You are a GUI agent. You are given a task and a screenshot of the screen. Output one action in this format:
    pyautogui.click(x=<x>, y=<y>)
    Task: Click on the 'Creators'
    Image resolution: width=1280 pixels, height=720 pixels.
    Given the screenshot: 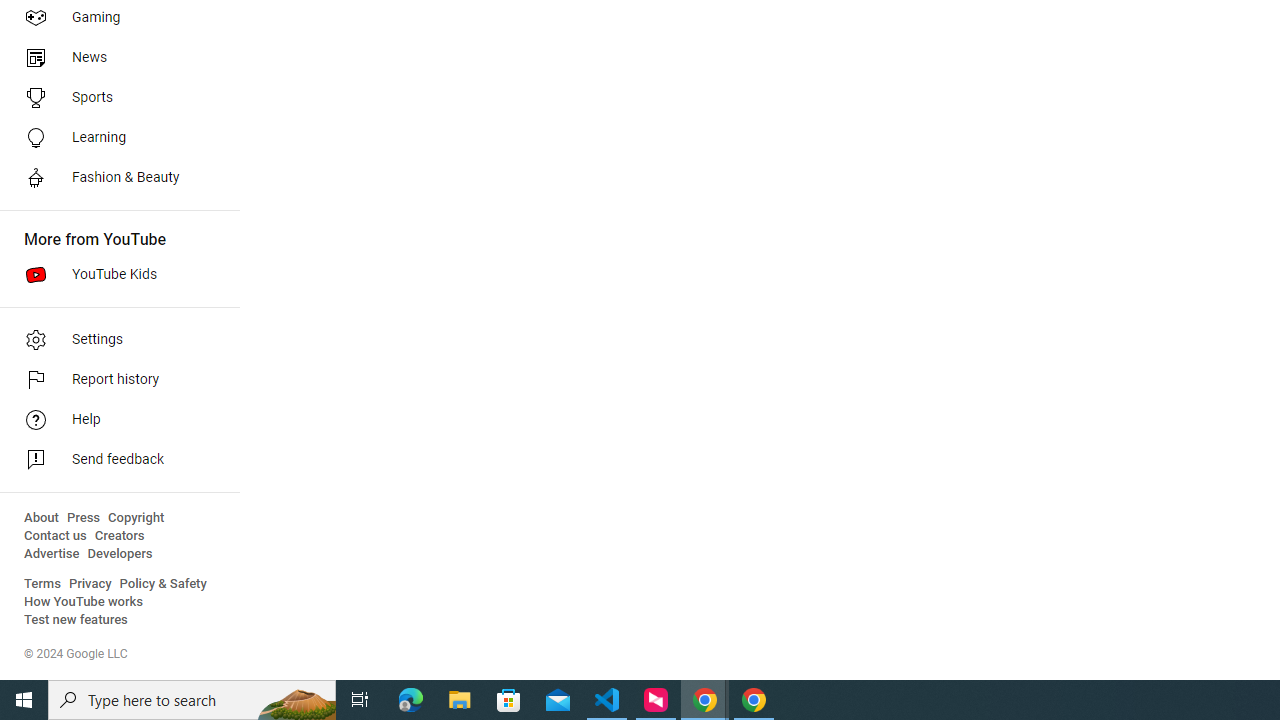 What is the action you would take?
    pyautogui.click(x=118, y=535)
    